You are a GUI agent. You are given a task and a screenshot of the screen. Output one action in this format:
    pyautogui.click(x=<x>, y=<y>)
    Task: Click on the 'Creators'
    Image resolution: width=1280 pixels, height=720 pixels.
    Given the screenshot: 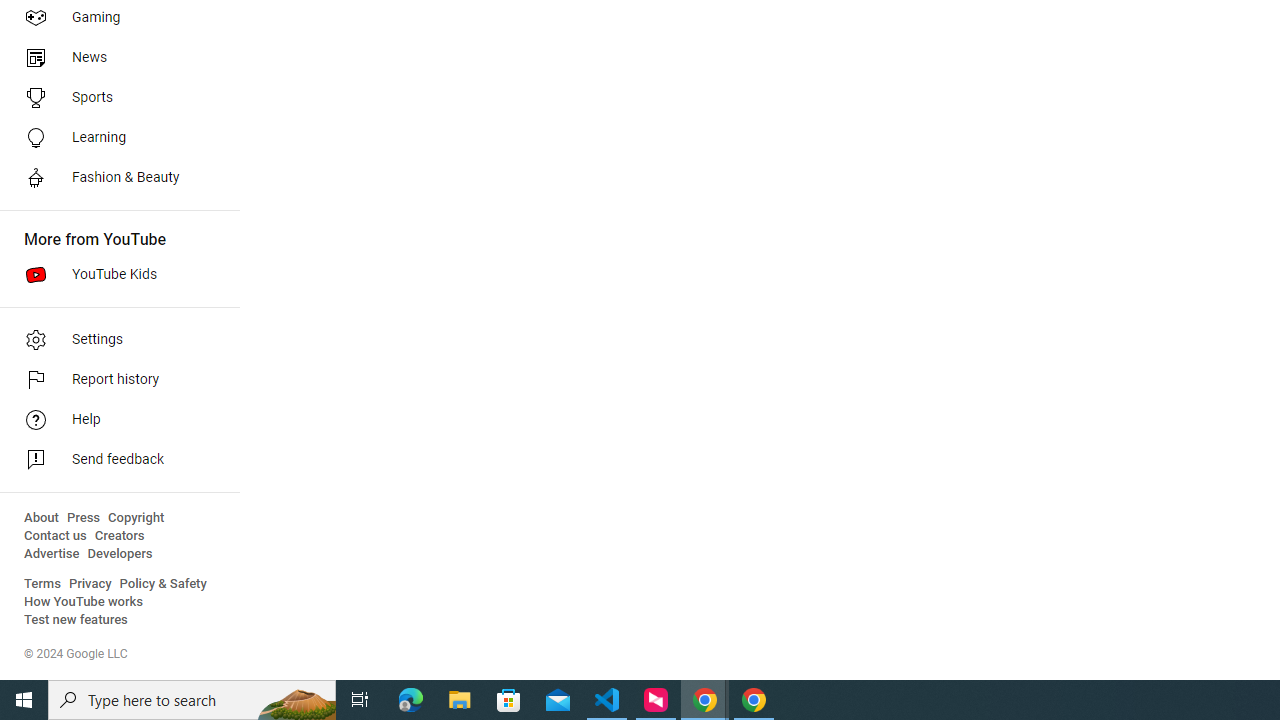 What is the action you would take?
    pyautogui.click(x=118, y=535)
    